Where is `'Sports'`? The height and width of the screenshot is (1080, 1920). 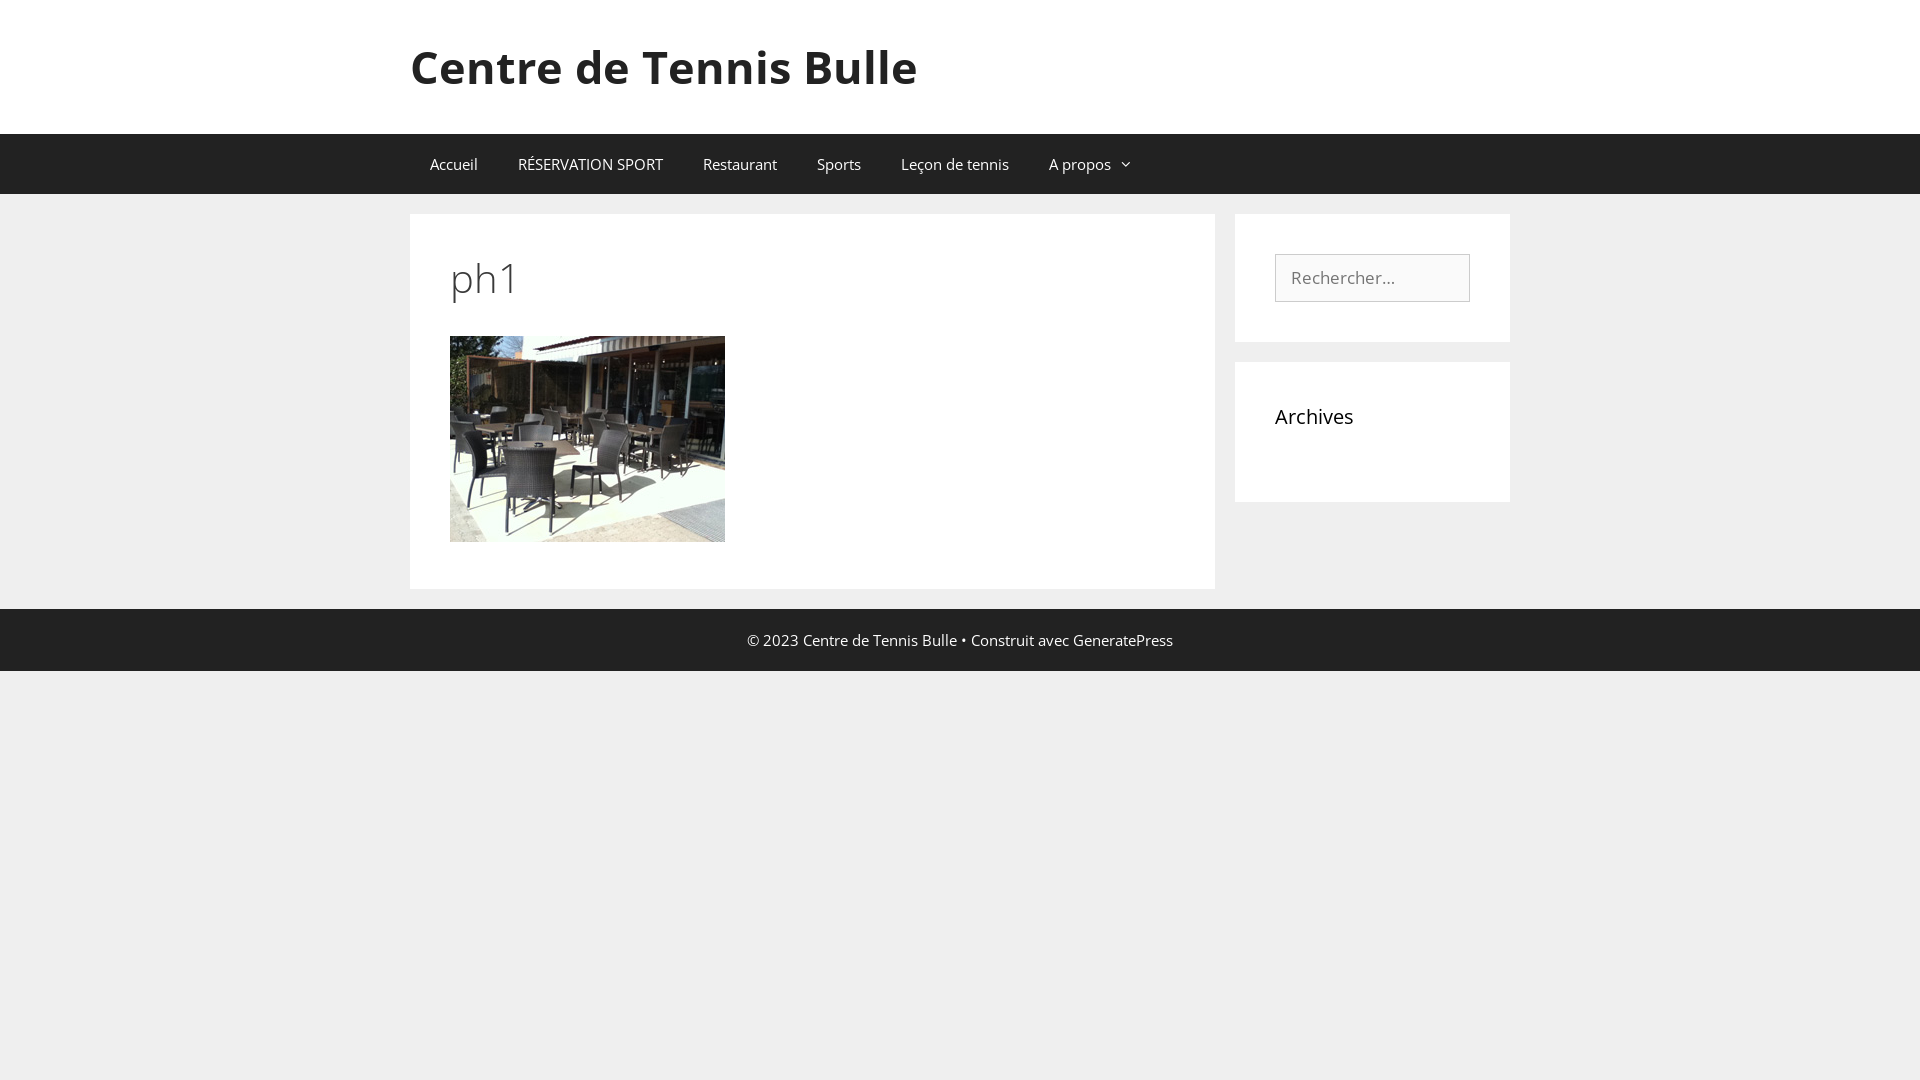
'Sports' is located at coordinates (839, 163).